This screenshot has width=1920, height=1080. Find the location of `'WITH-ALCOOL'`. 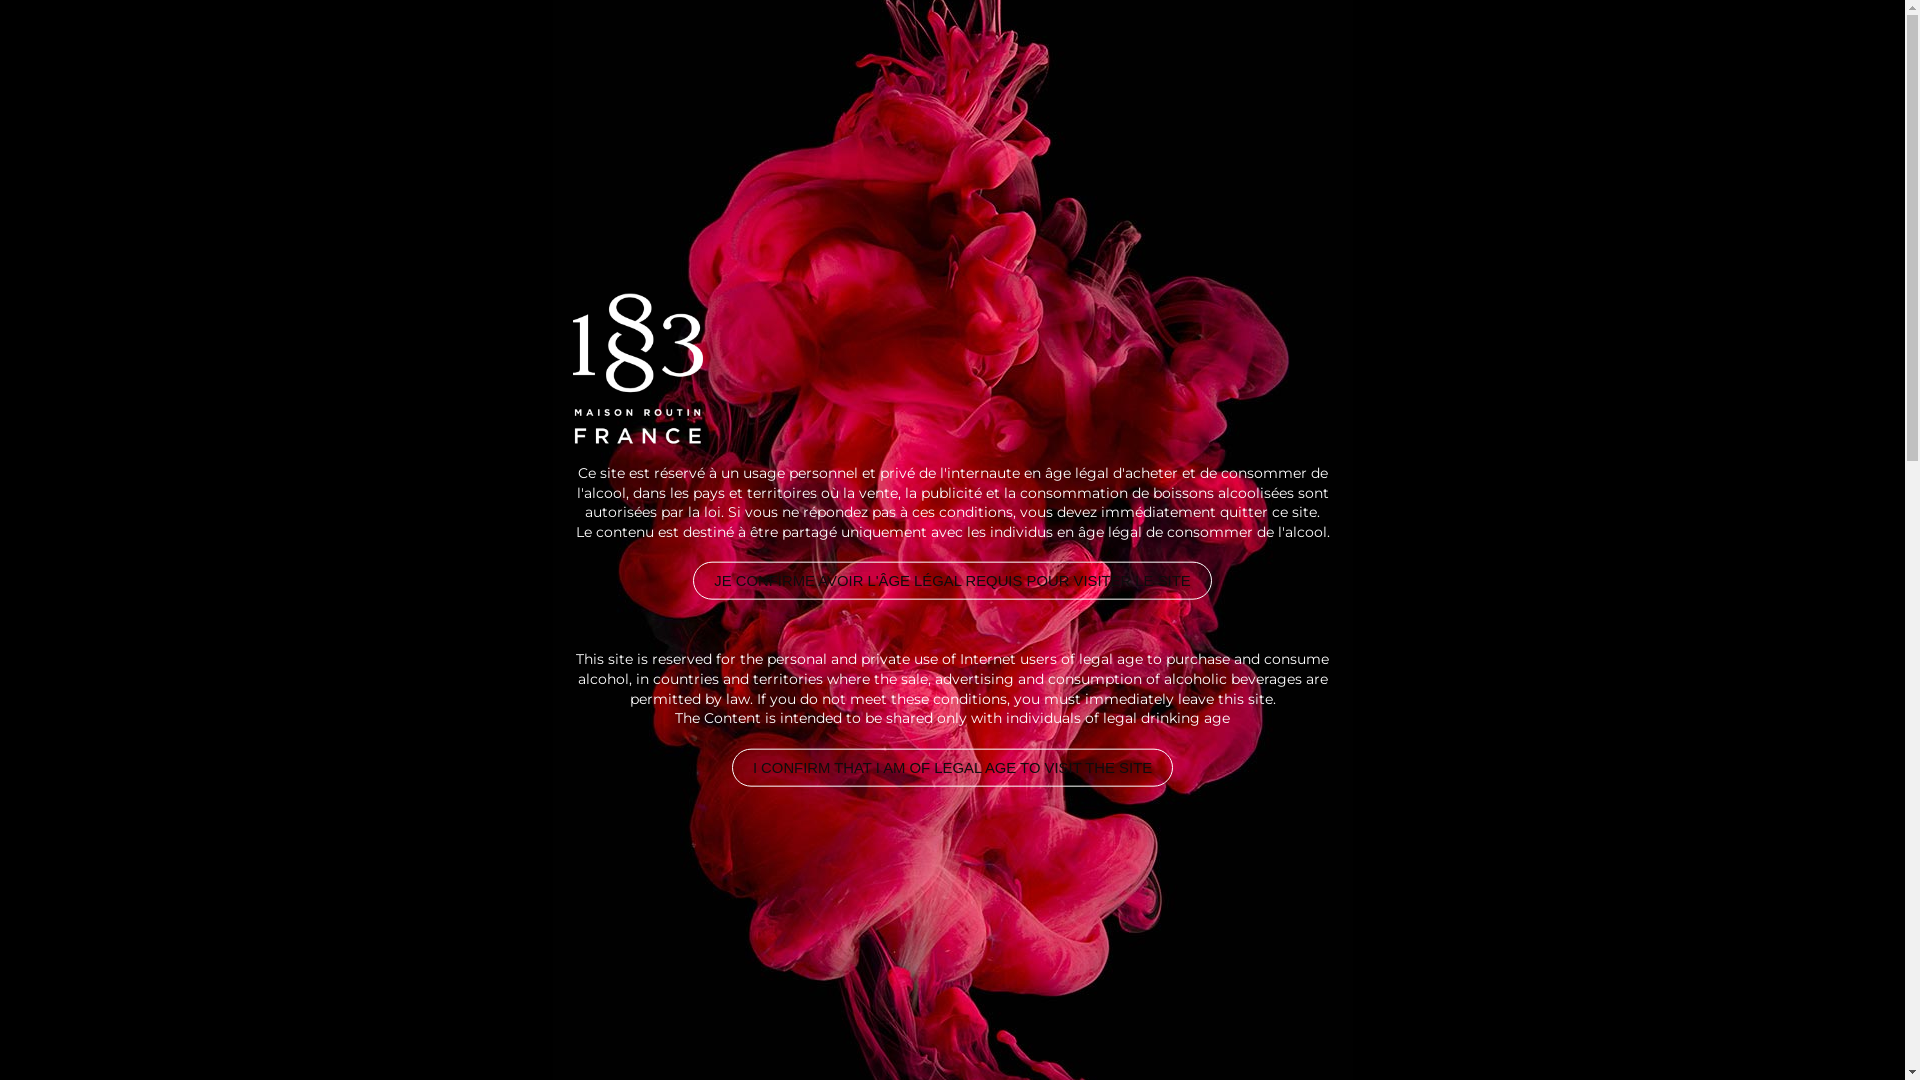

'WITH-ALCOOL' is located at coordinates (347, 297).